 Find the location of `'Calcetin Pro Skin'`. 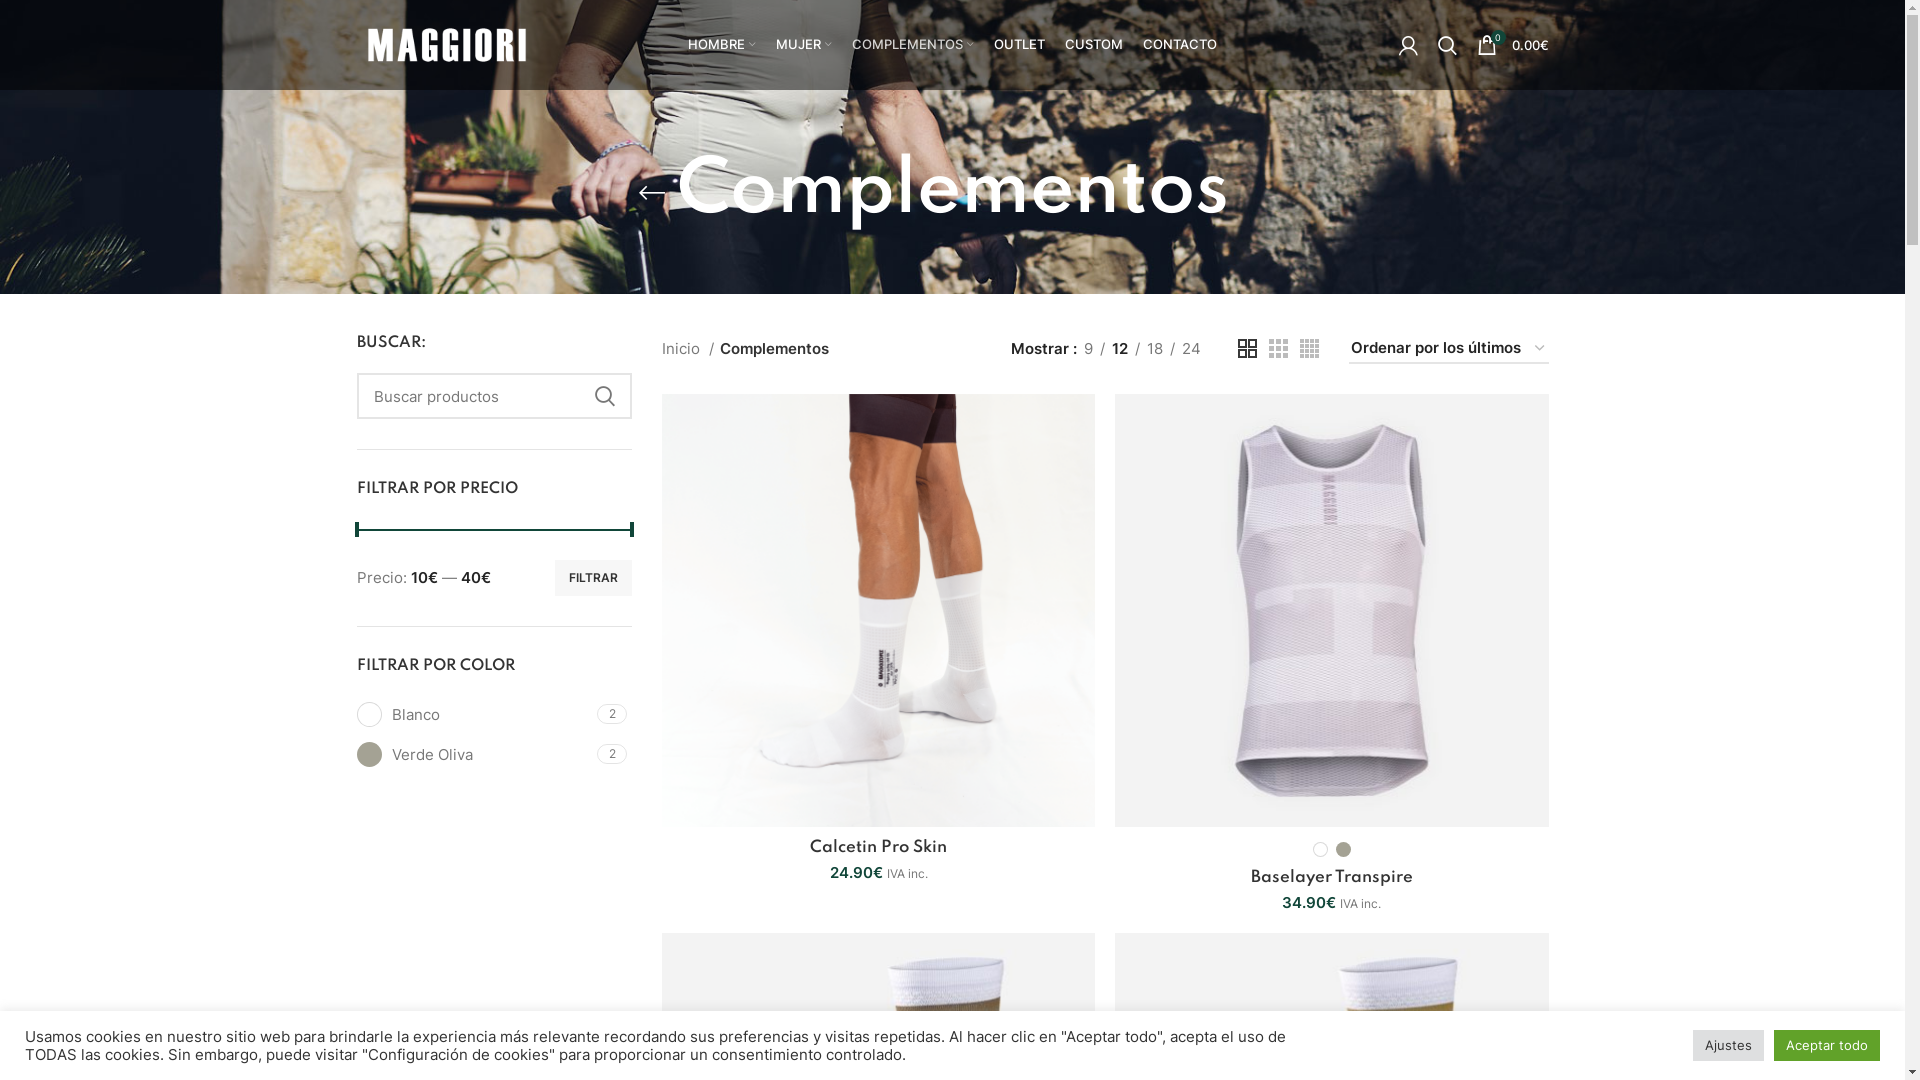

'Calcetin Pro Skin' is located at coordinates (810, 847).